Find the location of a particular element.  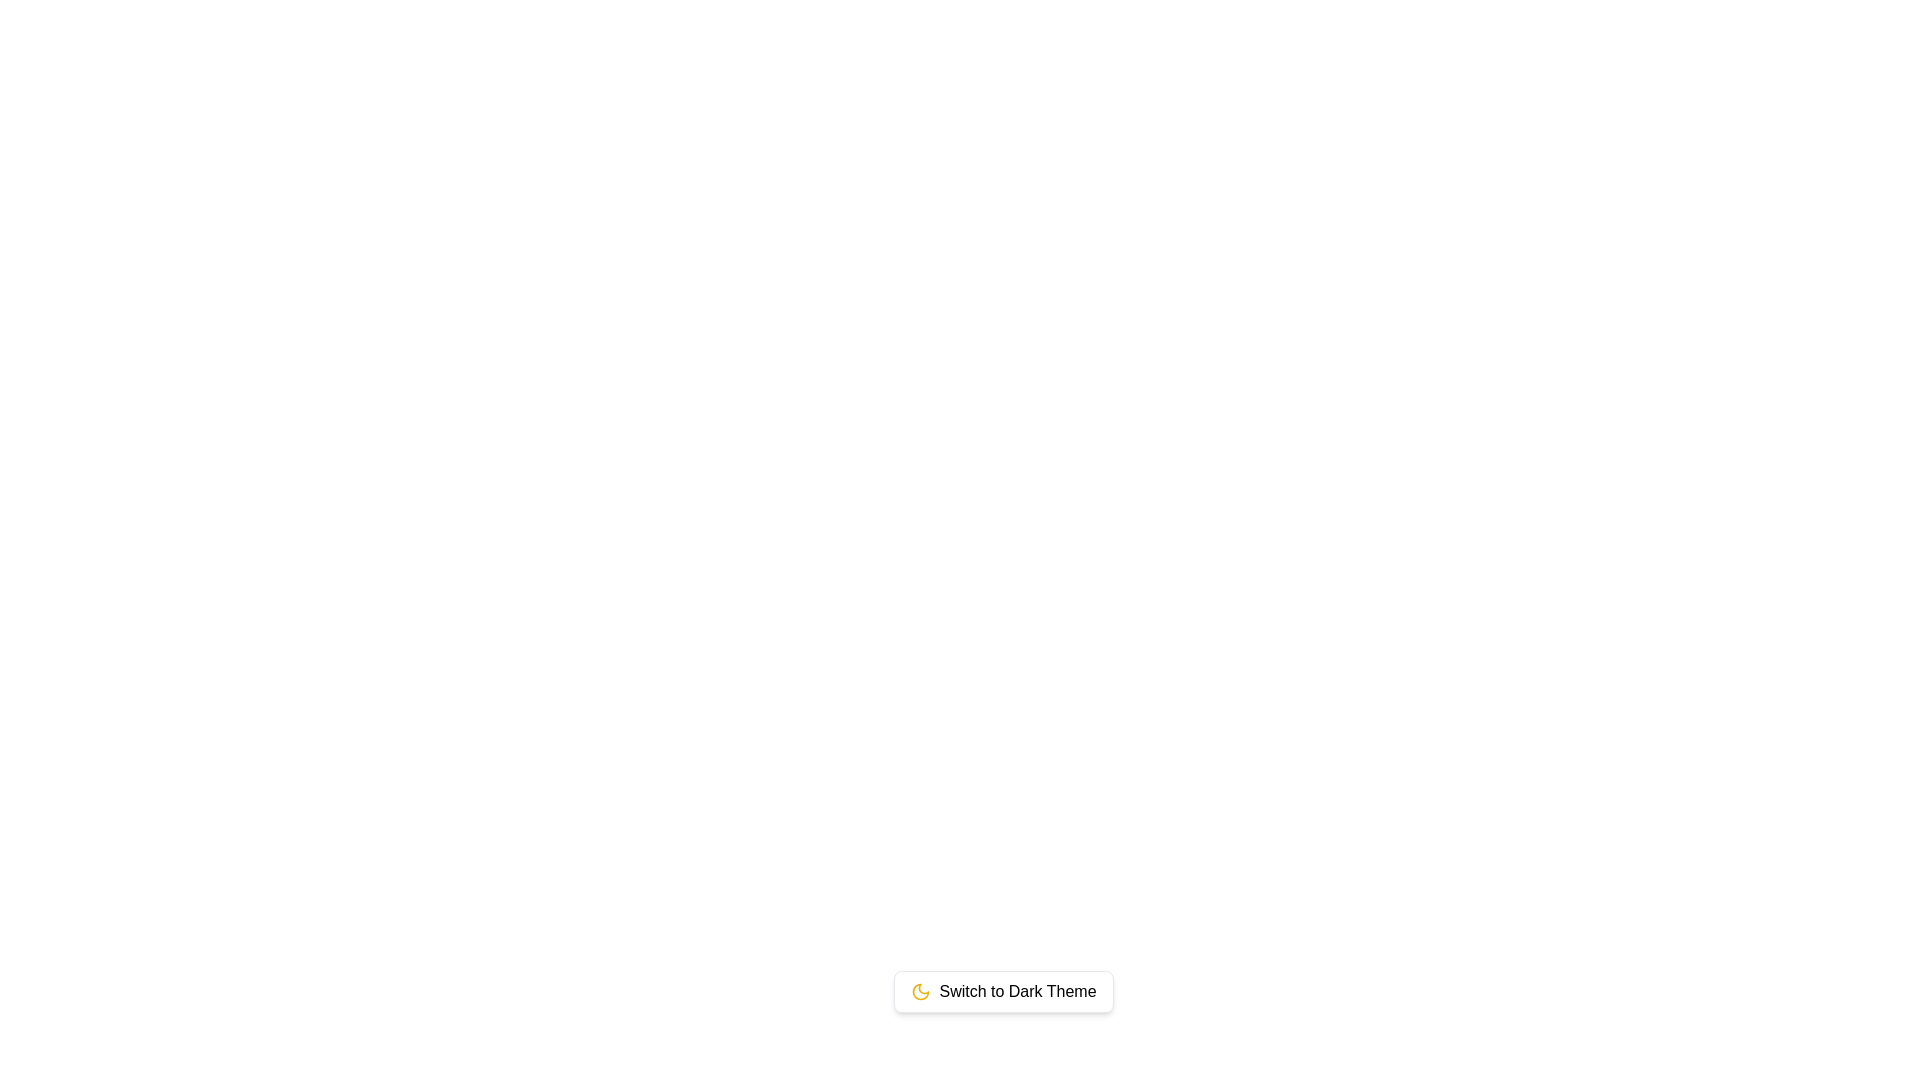

the 'Switch to Dark Theme' button is located at coordinates (1003, 991).